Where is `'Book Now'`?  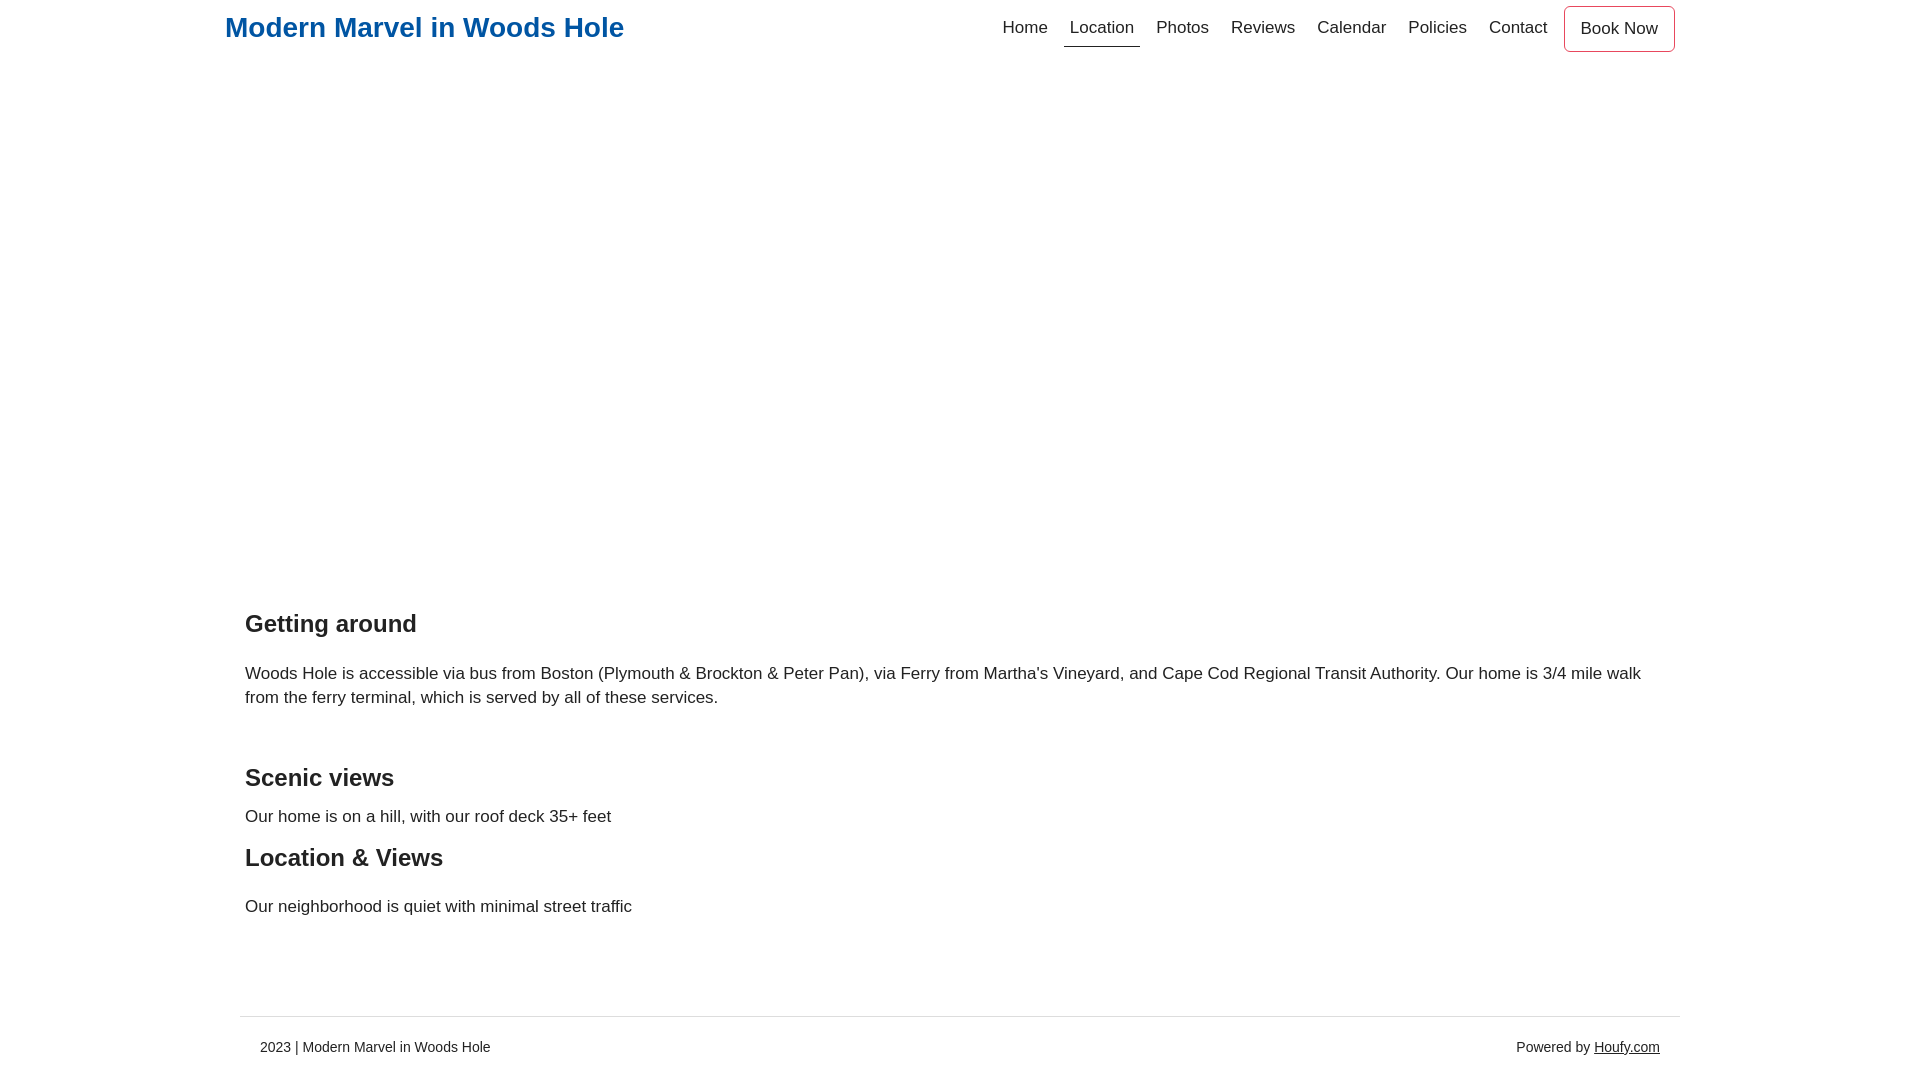 'Book Now' is located at coordinates (1619, 29).